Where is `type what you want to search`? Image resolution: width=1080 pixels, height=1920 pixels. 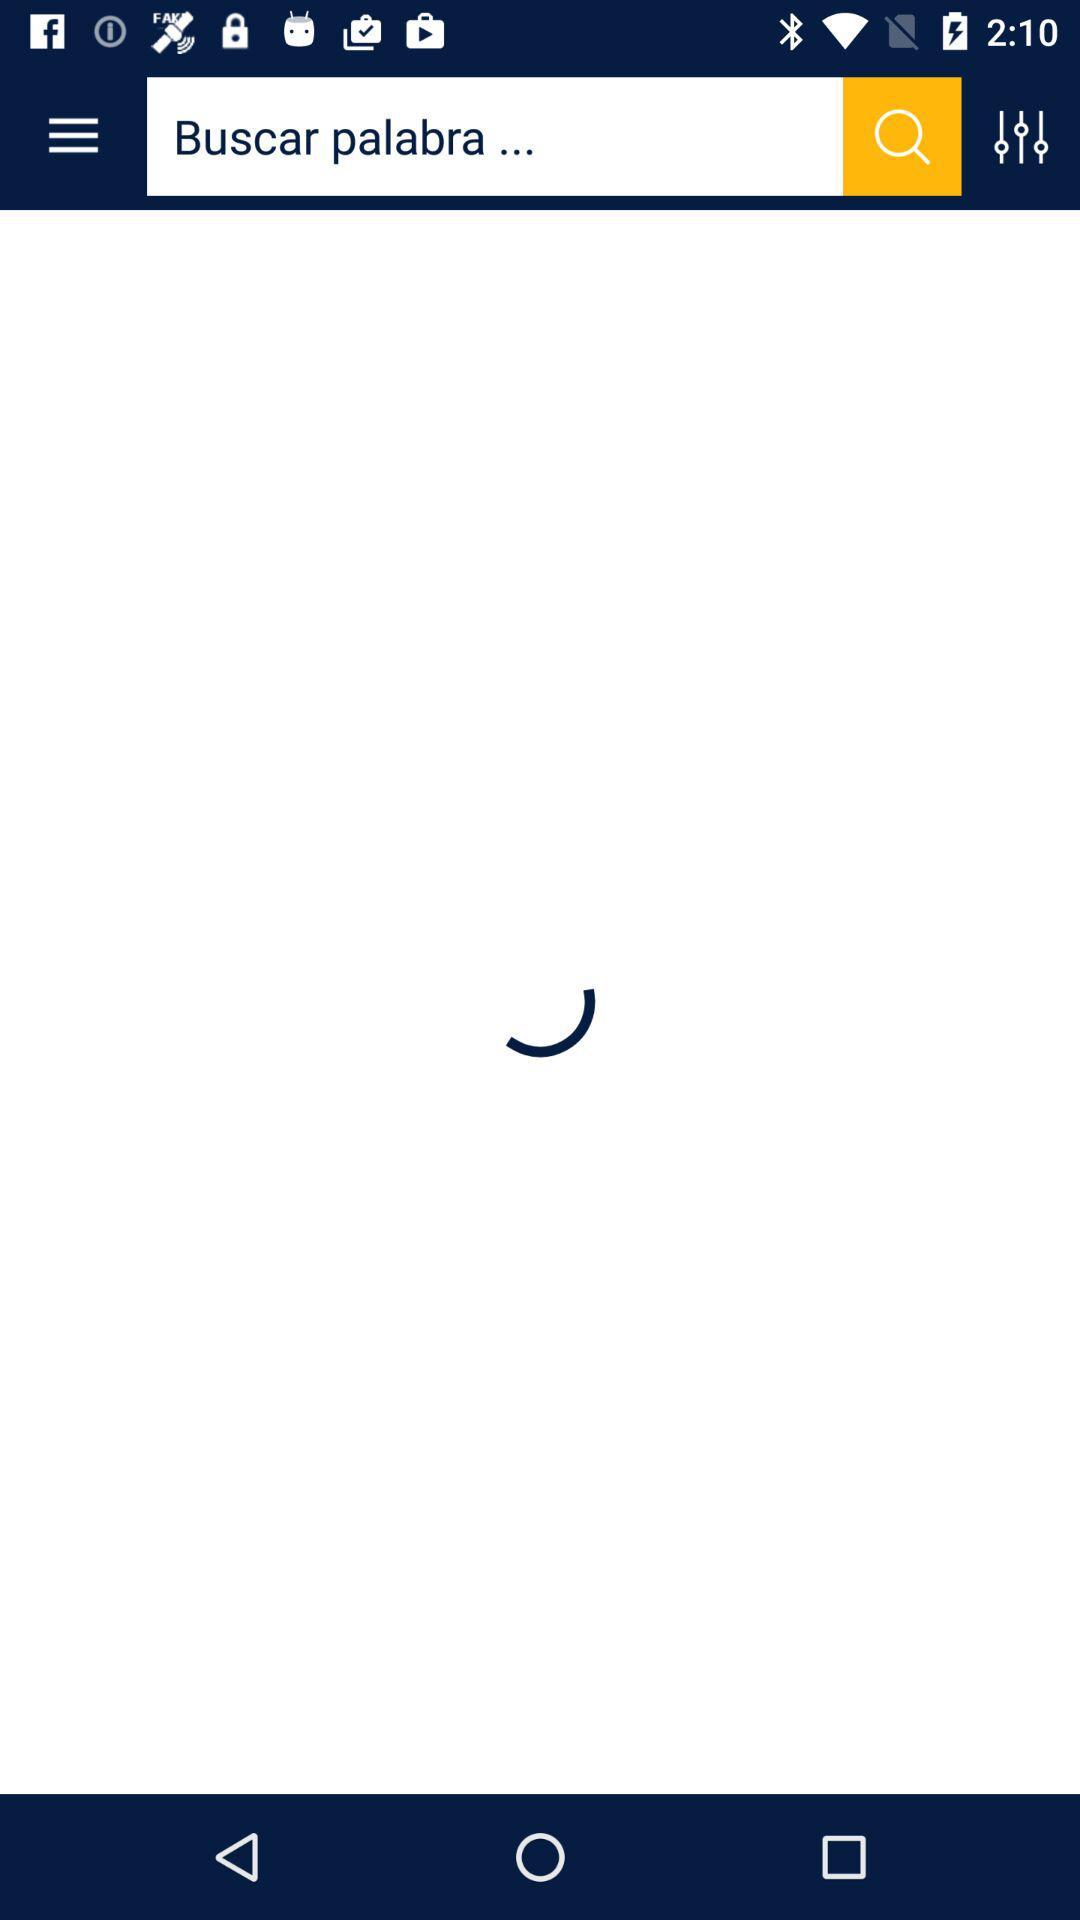 type what you want to search is located at coordinates (494, 135).